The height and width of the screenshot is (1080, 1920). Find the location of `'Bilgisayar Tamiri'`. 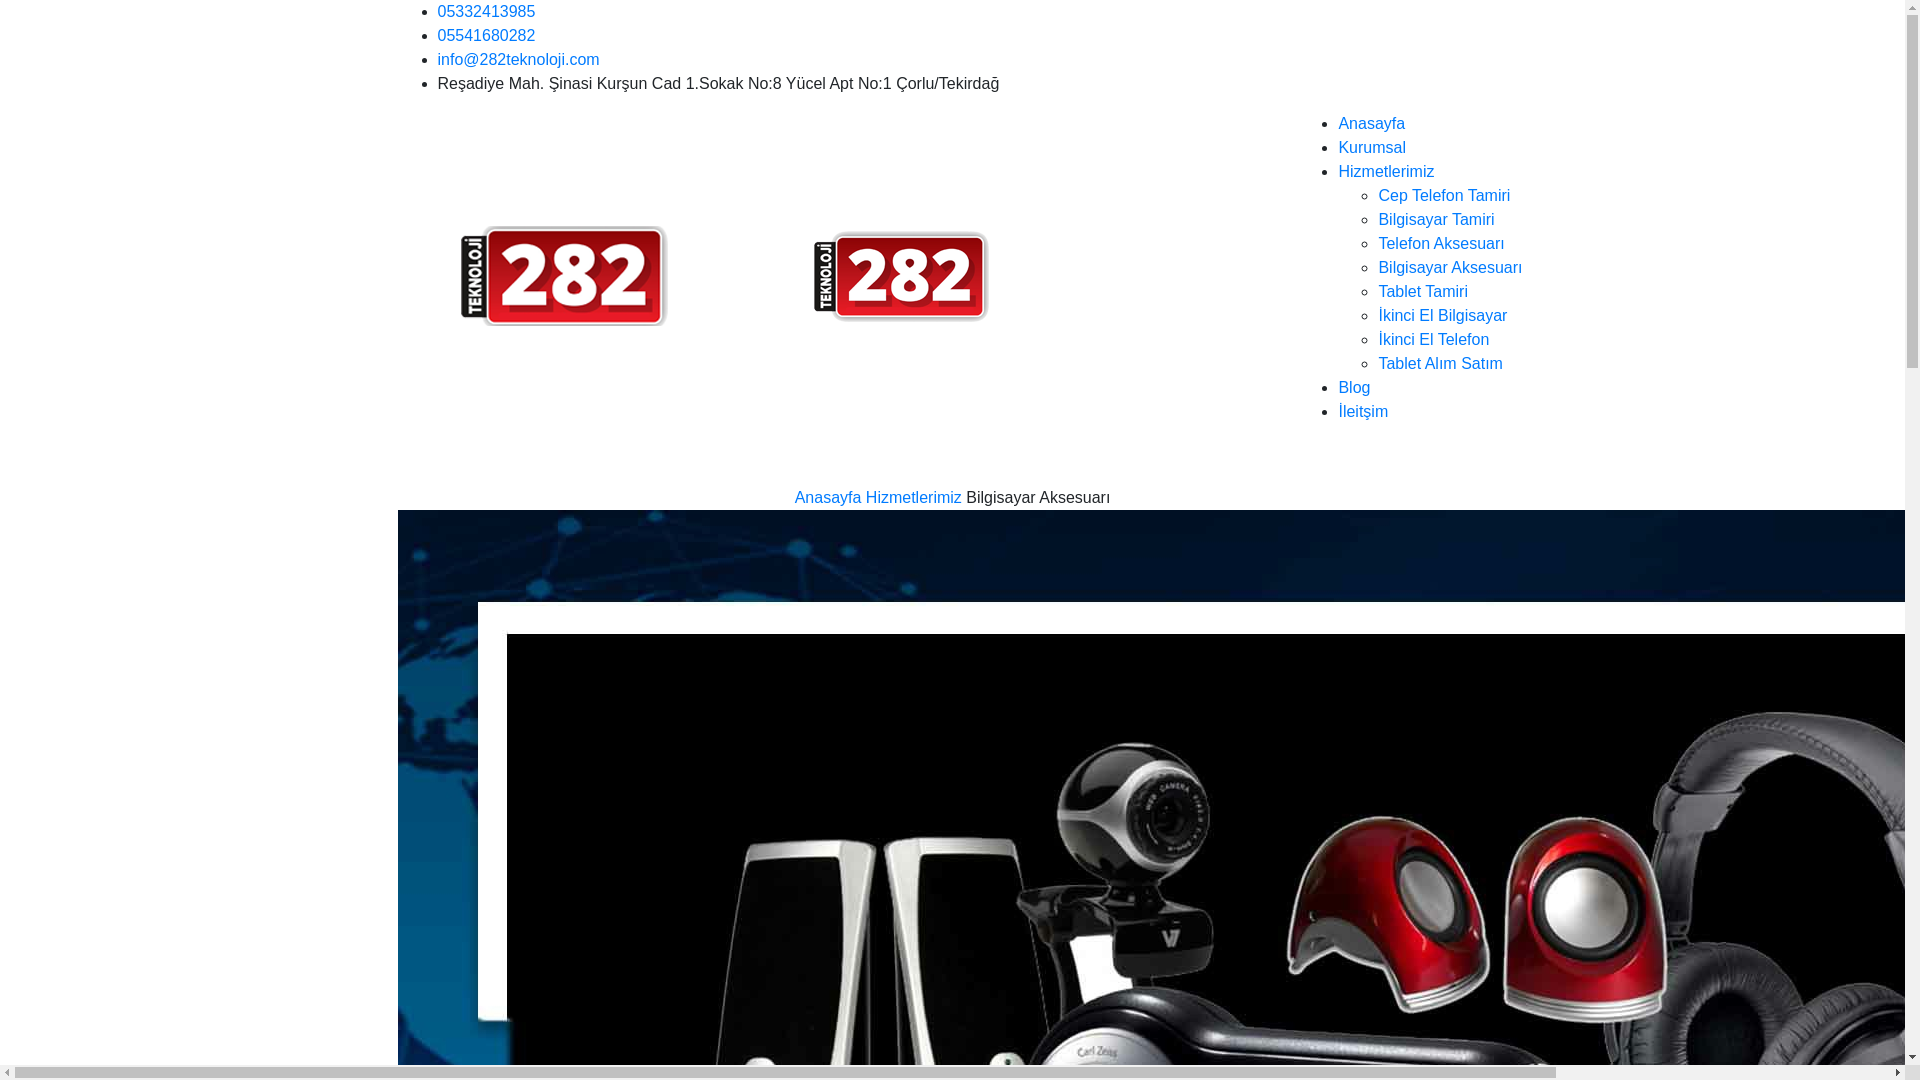

'Bilgisayar Tamiri' is located at coordinates (1434, 219).